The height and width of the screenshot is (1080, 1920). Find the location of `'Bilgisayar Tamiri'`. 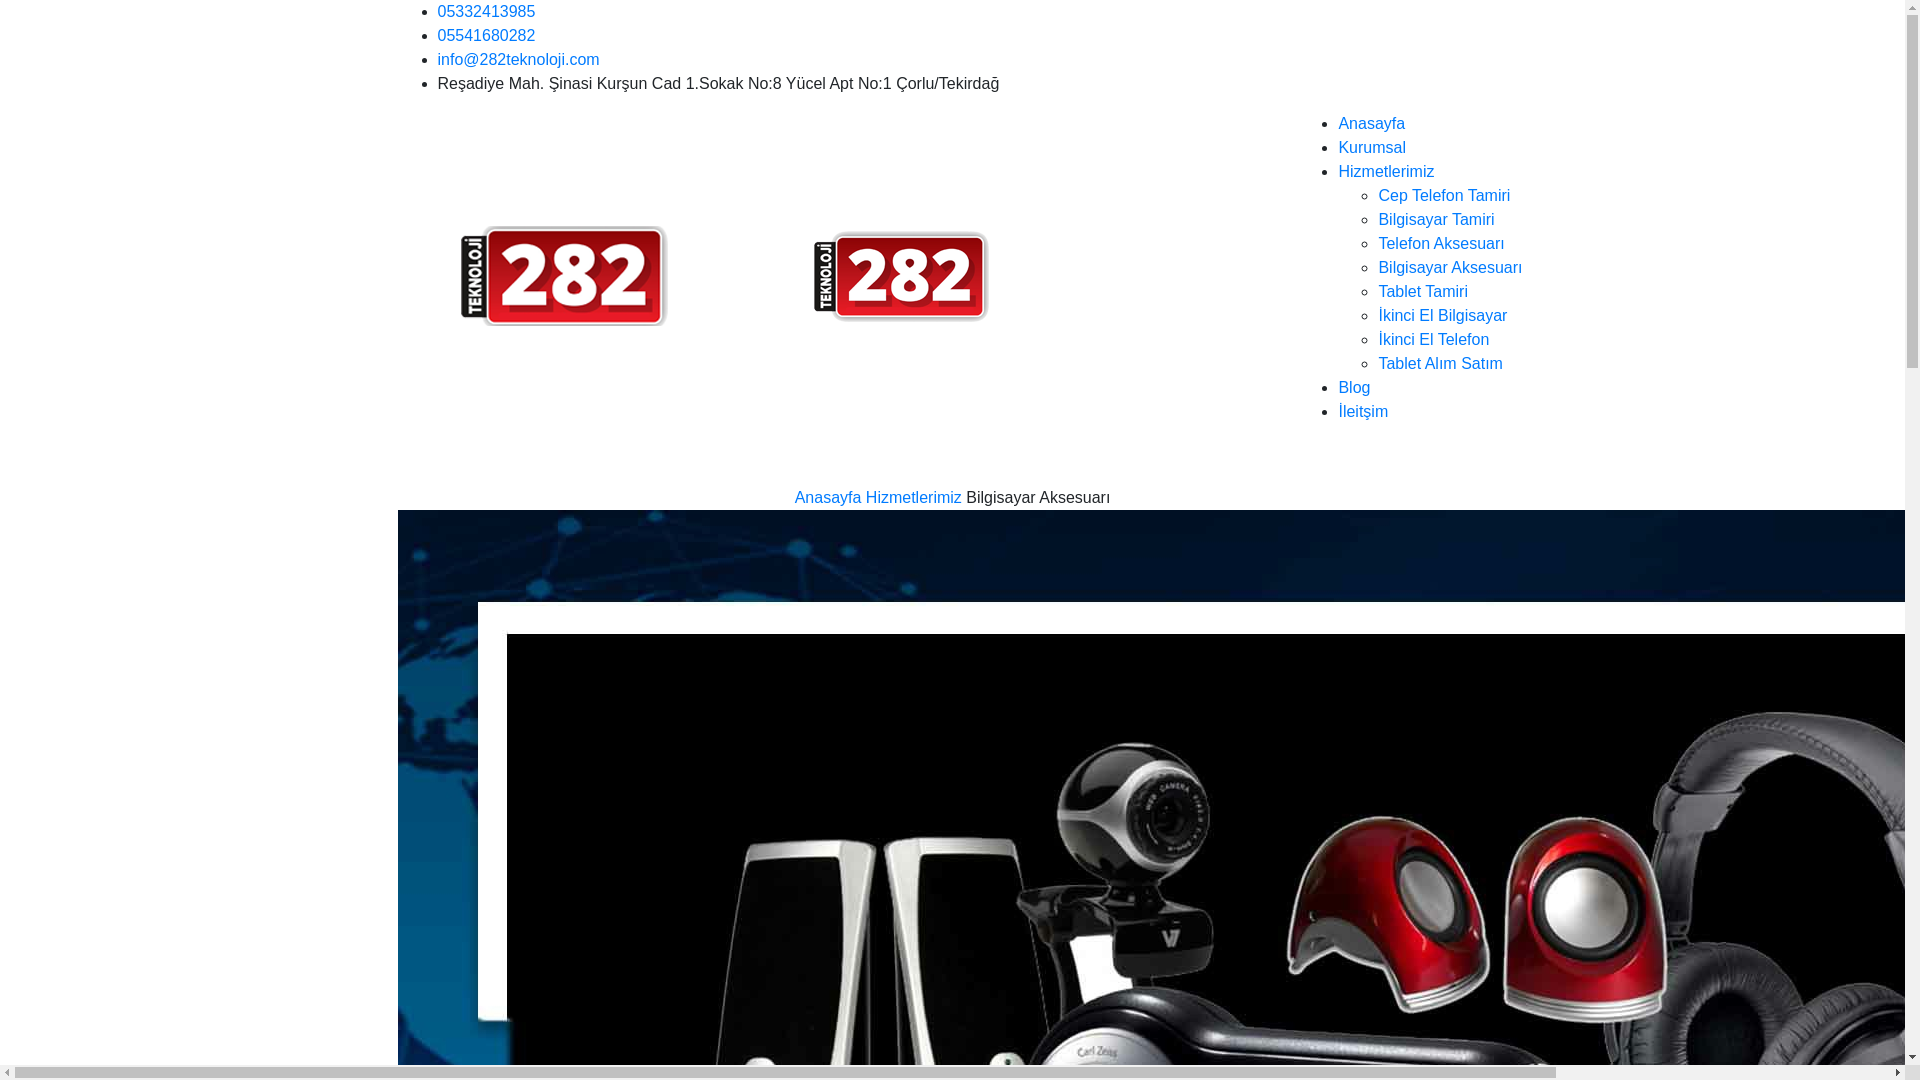

'Bilgisayar Tamiri' is located at coordinates (1434, 219).